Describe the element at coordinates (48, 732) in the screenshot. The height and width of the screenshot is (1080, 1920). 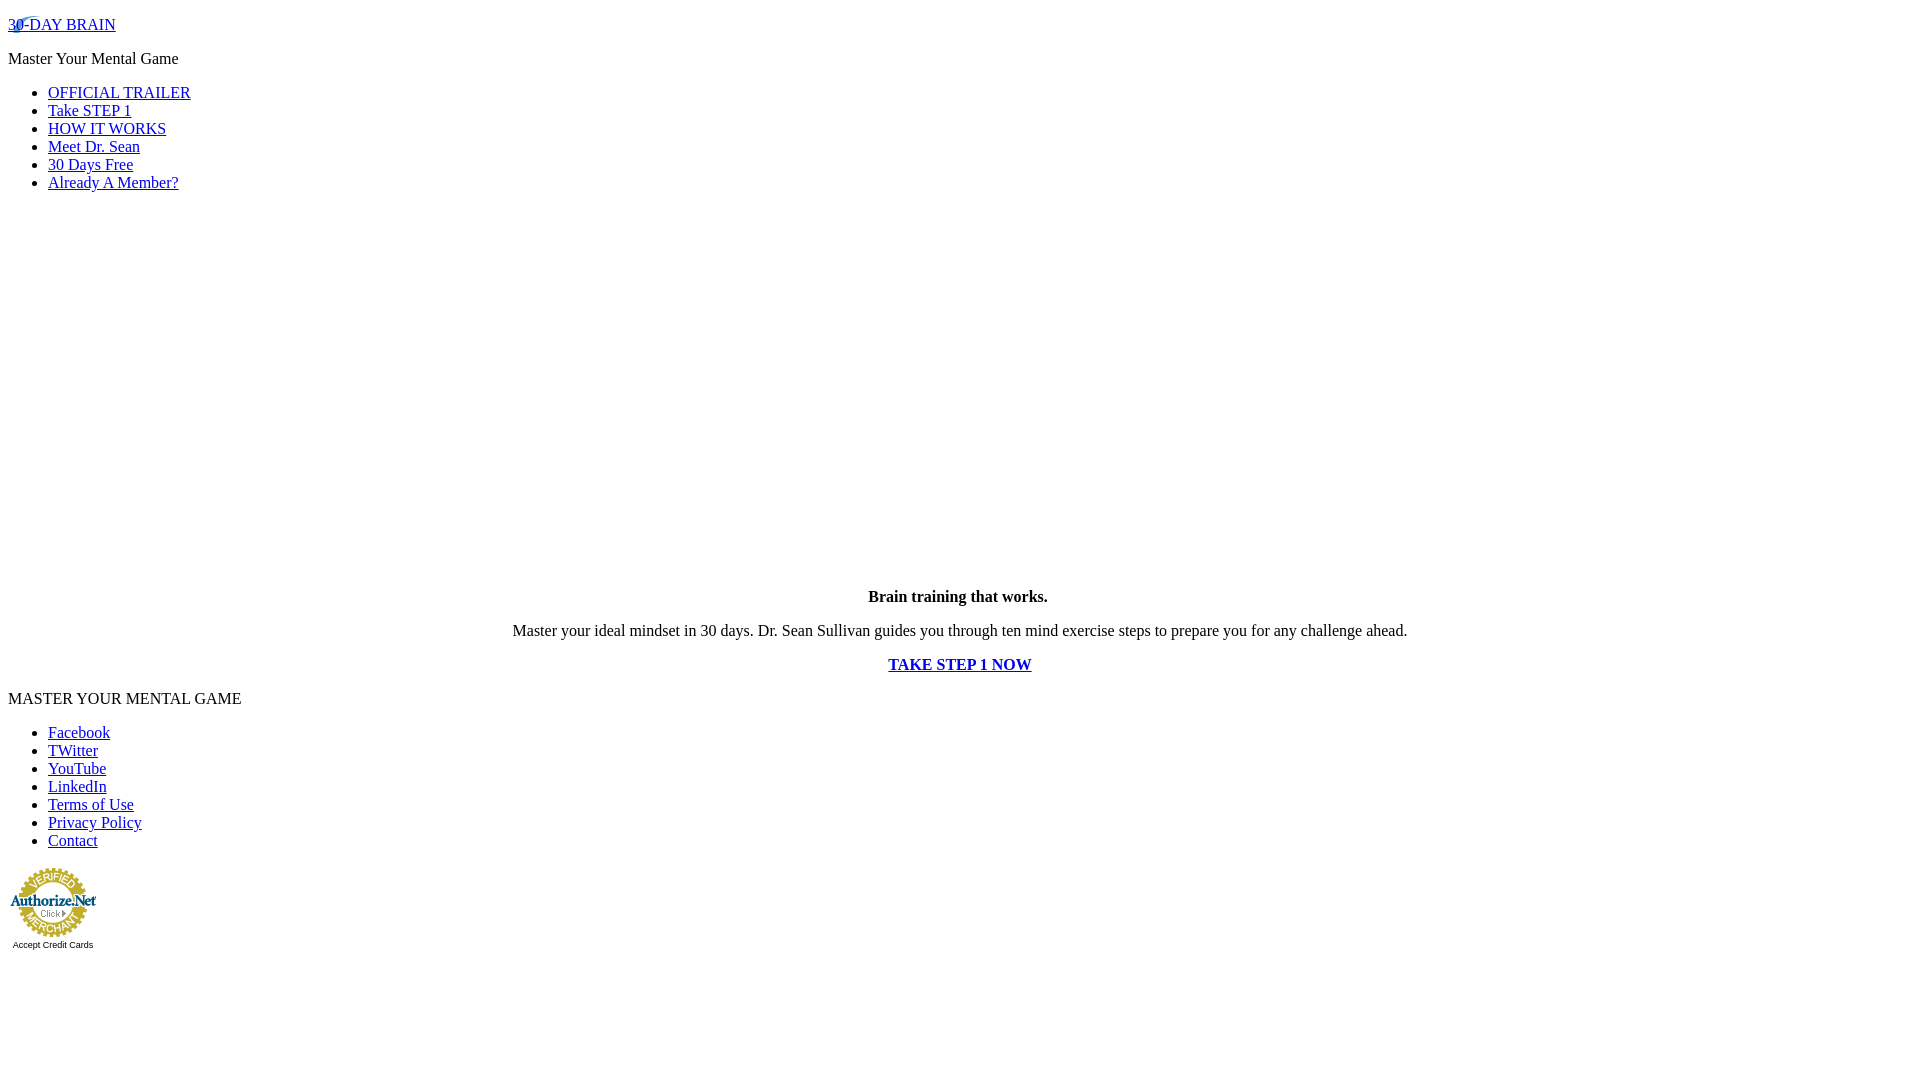
I see `'Facebook'` at that location.